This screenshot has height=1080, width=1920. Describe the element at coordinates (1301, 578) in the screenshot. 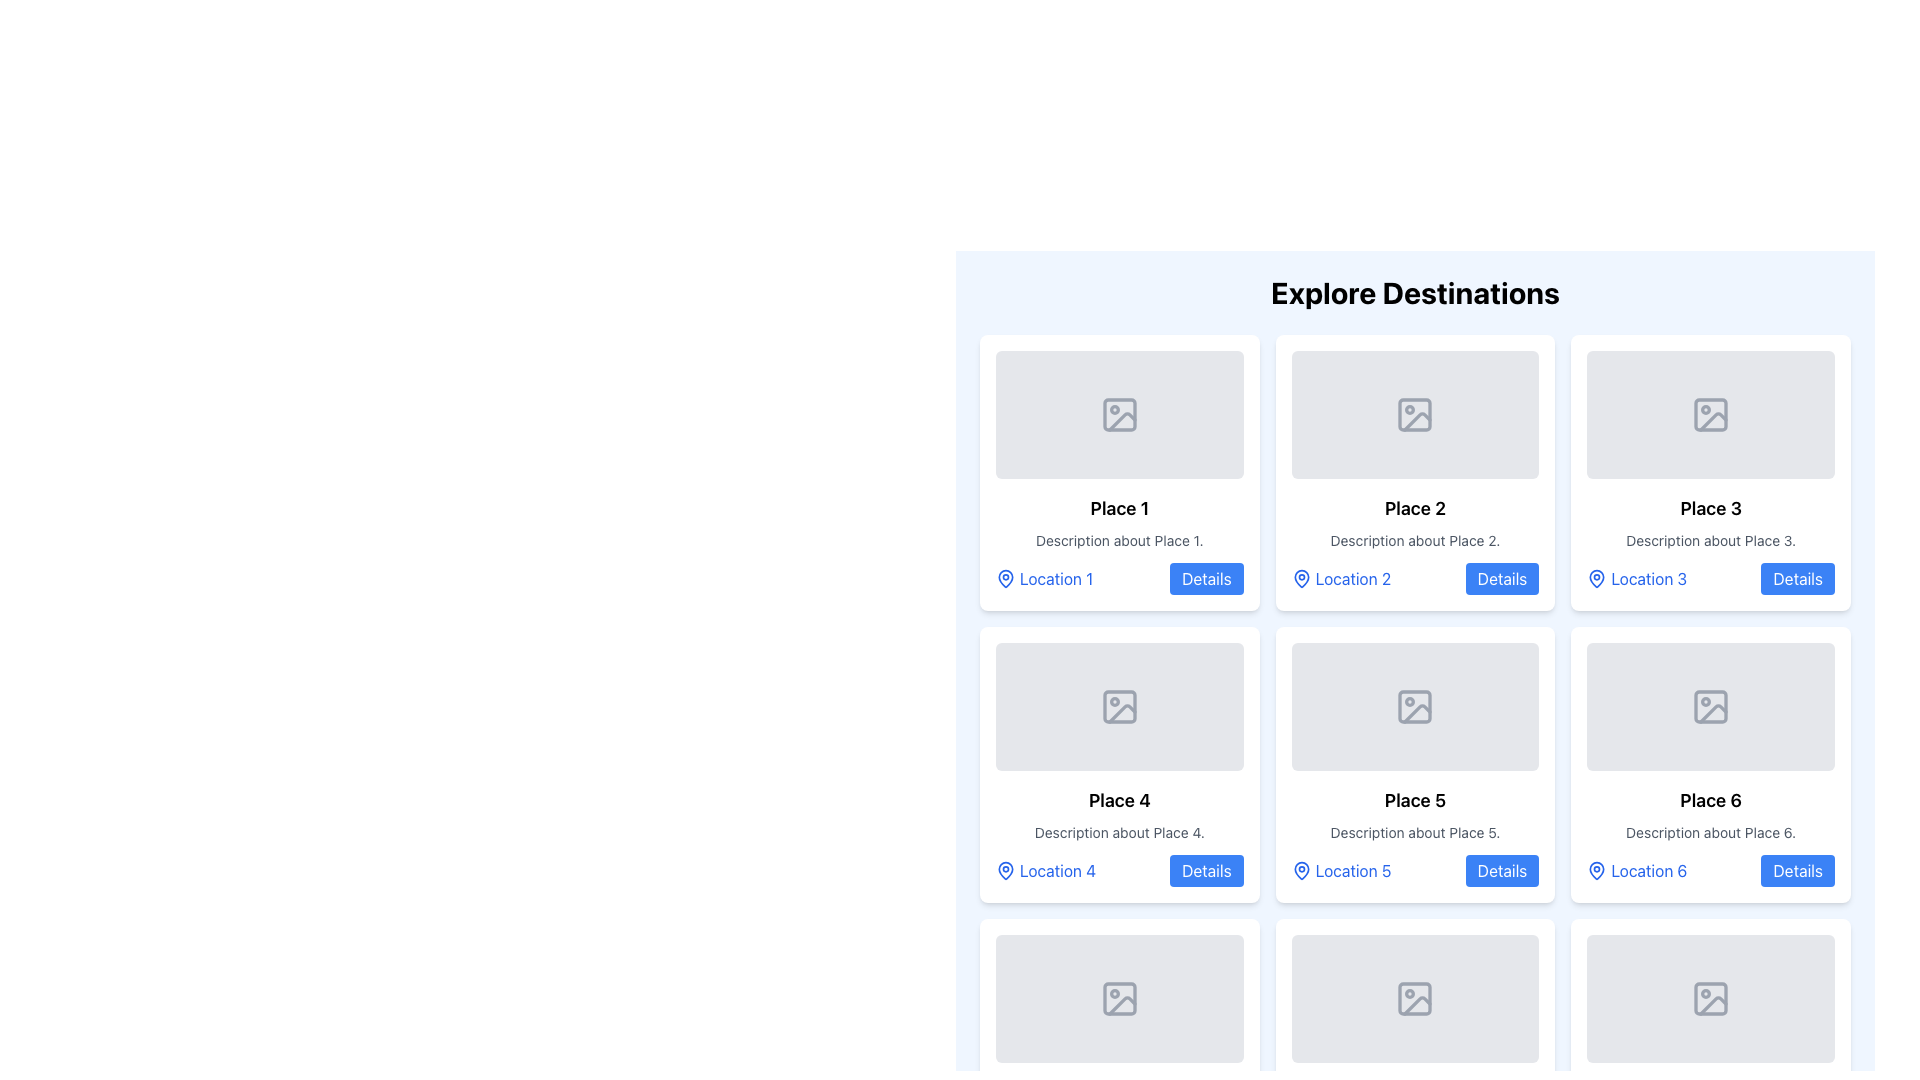

I see `the map pin icon located in the 'Place 2' section, right above the text 'Location 2' in the second column of the 'Explore Destinations' grid` at that location.